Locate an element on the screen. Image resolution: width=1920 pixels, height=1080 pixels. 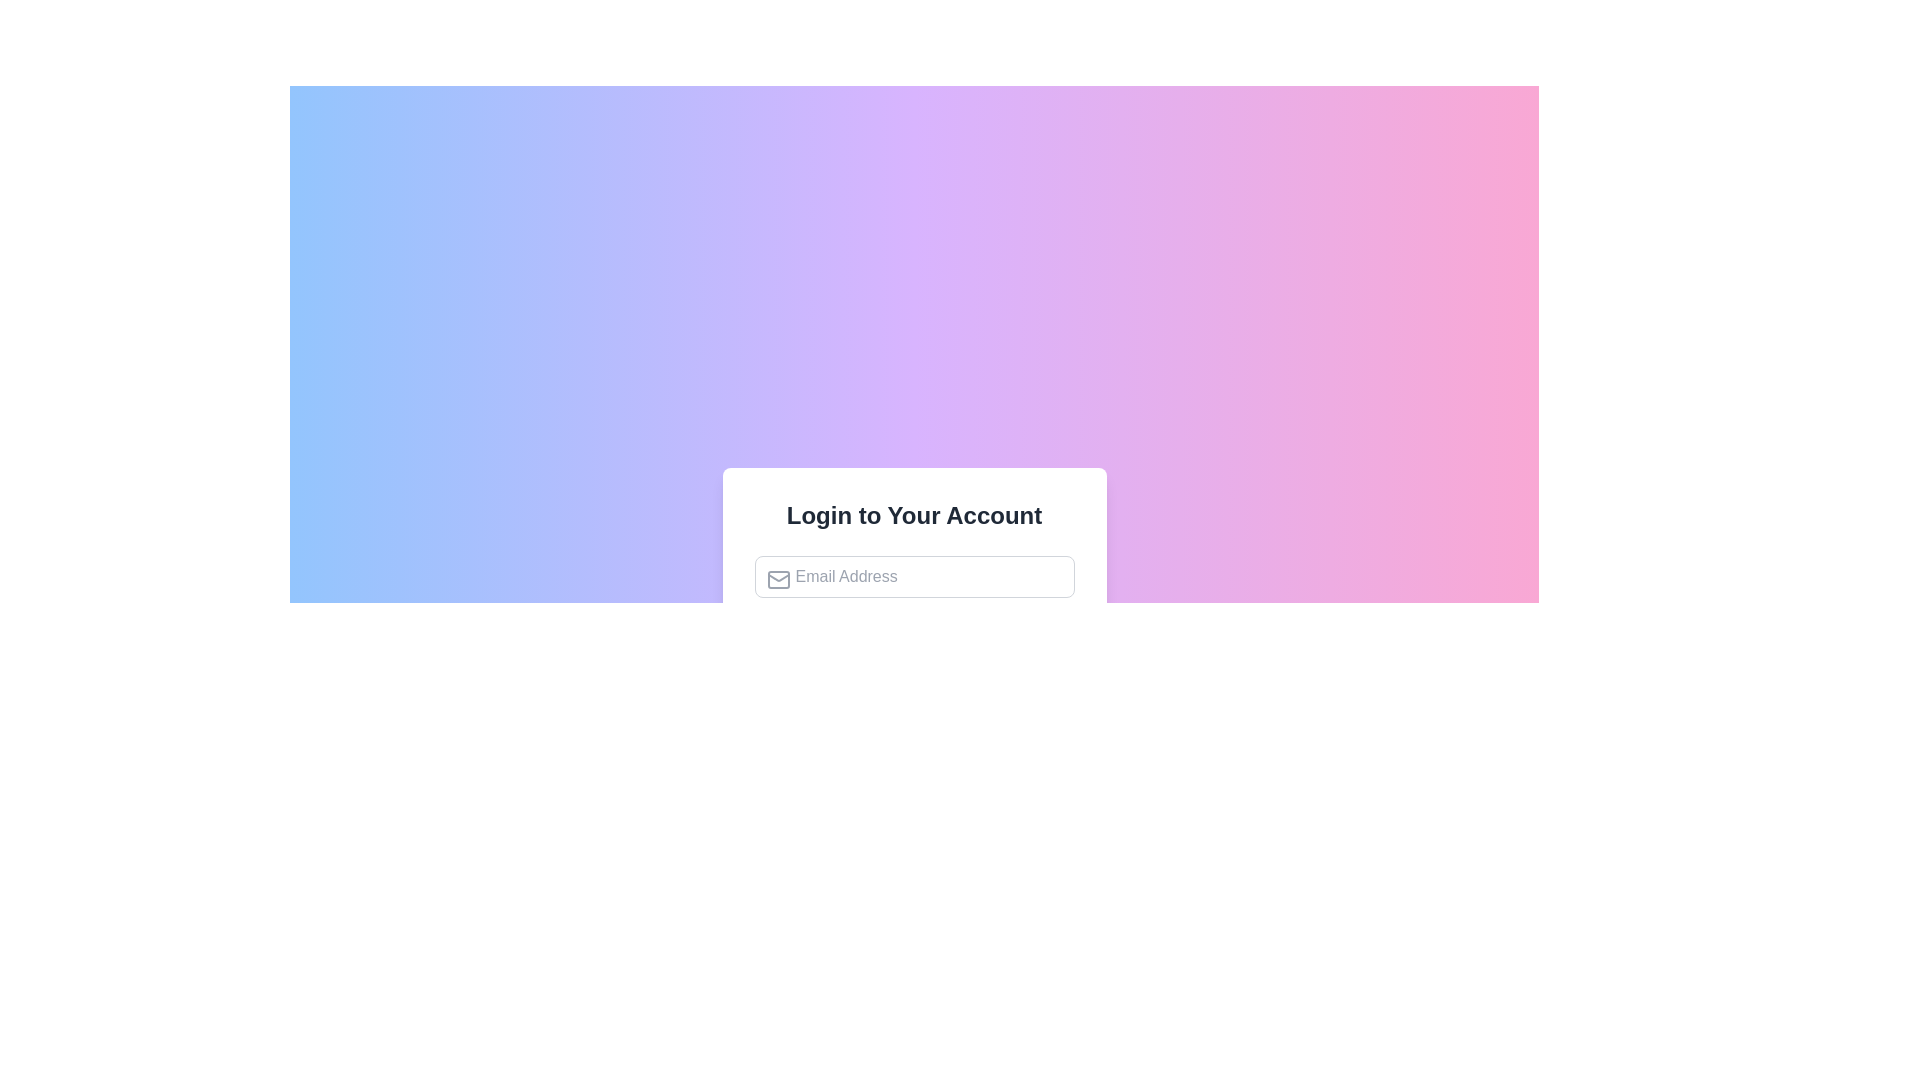
the main rectangular segment of the envelope icon, which is an SVG graphical shape with rounded corners is located at coordinates (777, 579).